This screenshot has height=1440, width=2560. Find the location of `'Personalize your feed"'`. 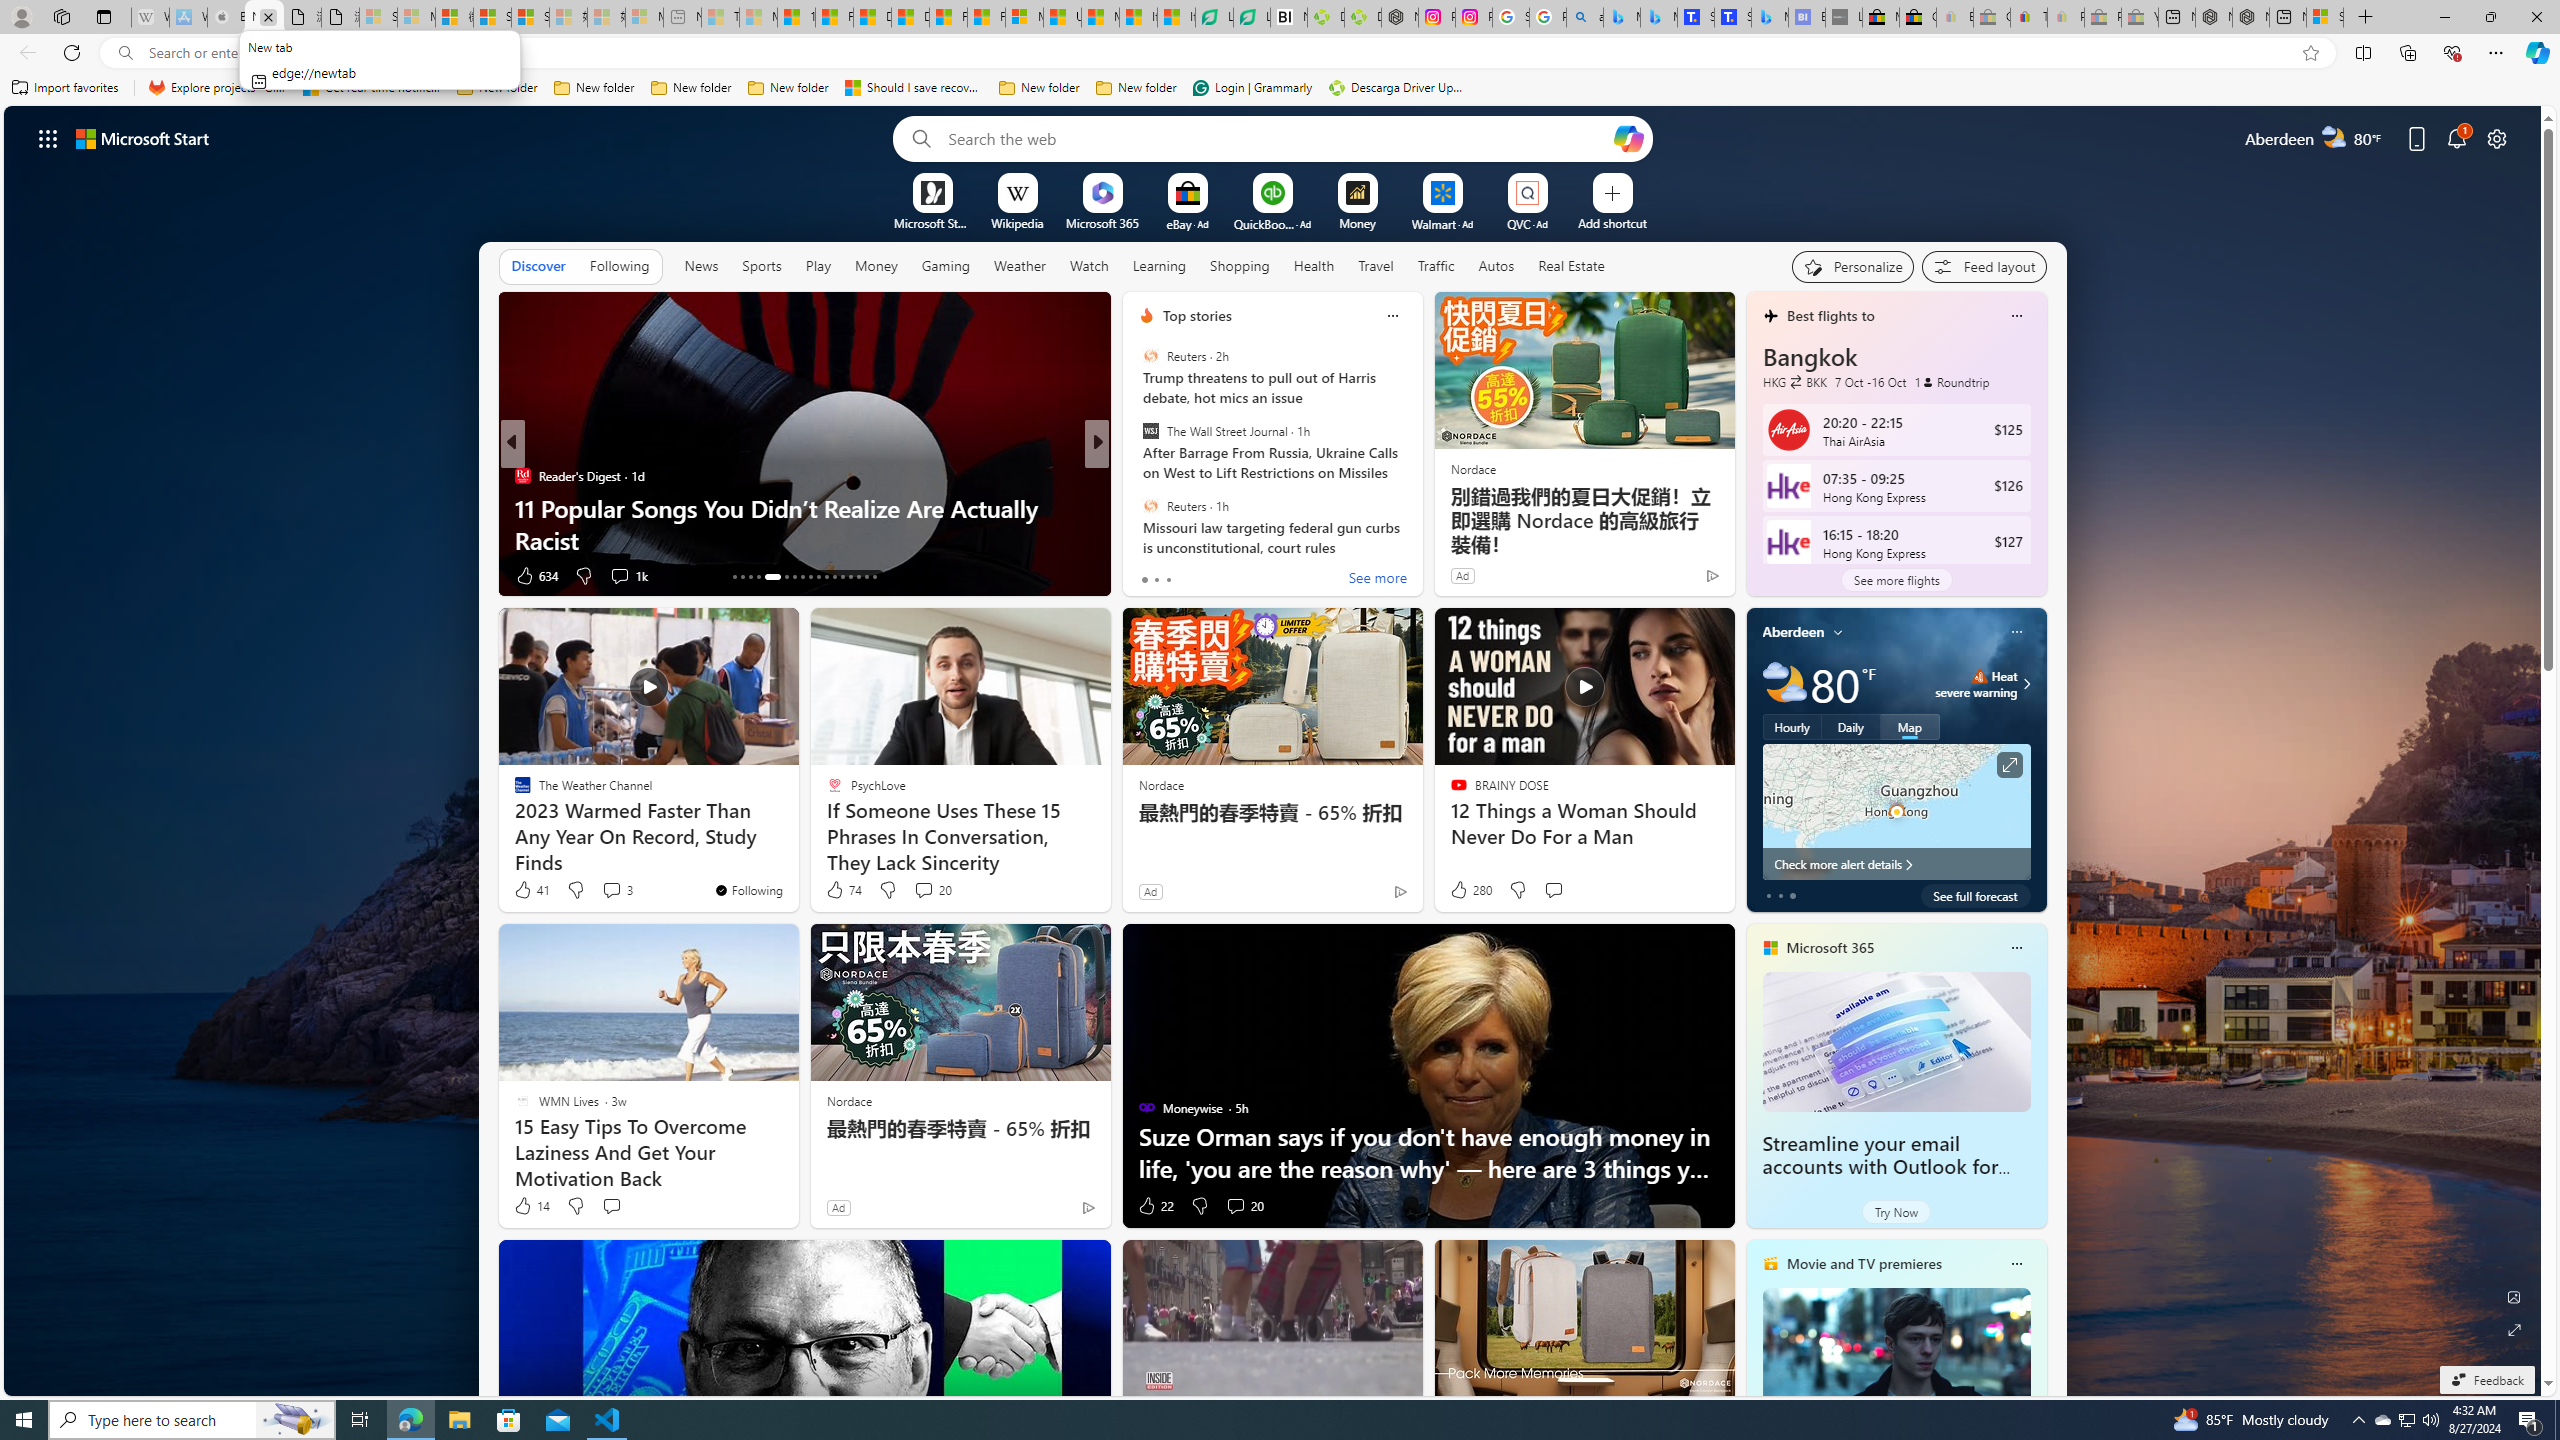

'Personalize your feed"' is located at coordinates (1852, 267).